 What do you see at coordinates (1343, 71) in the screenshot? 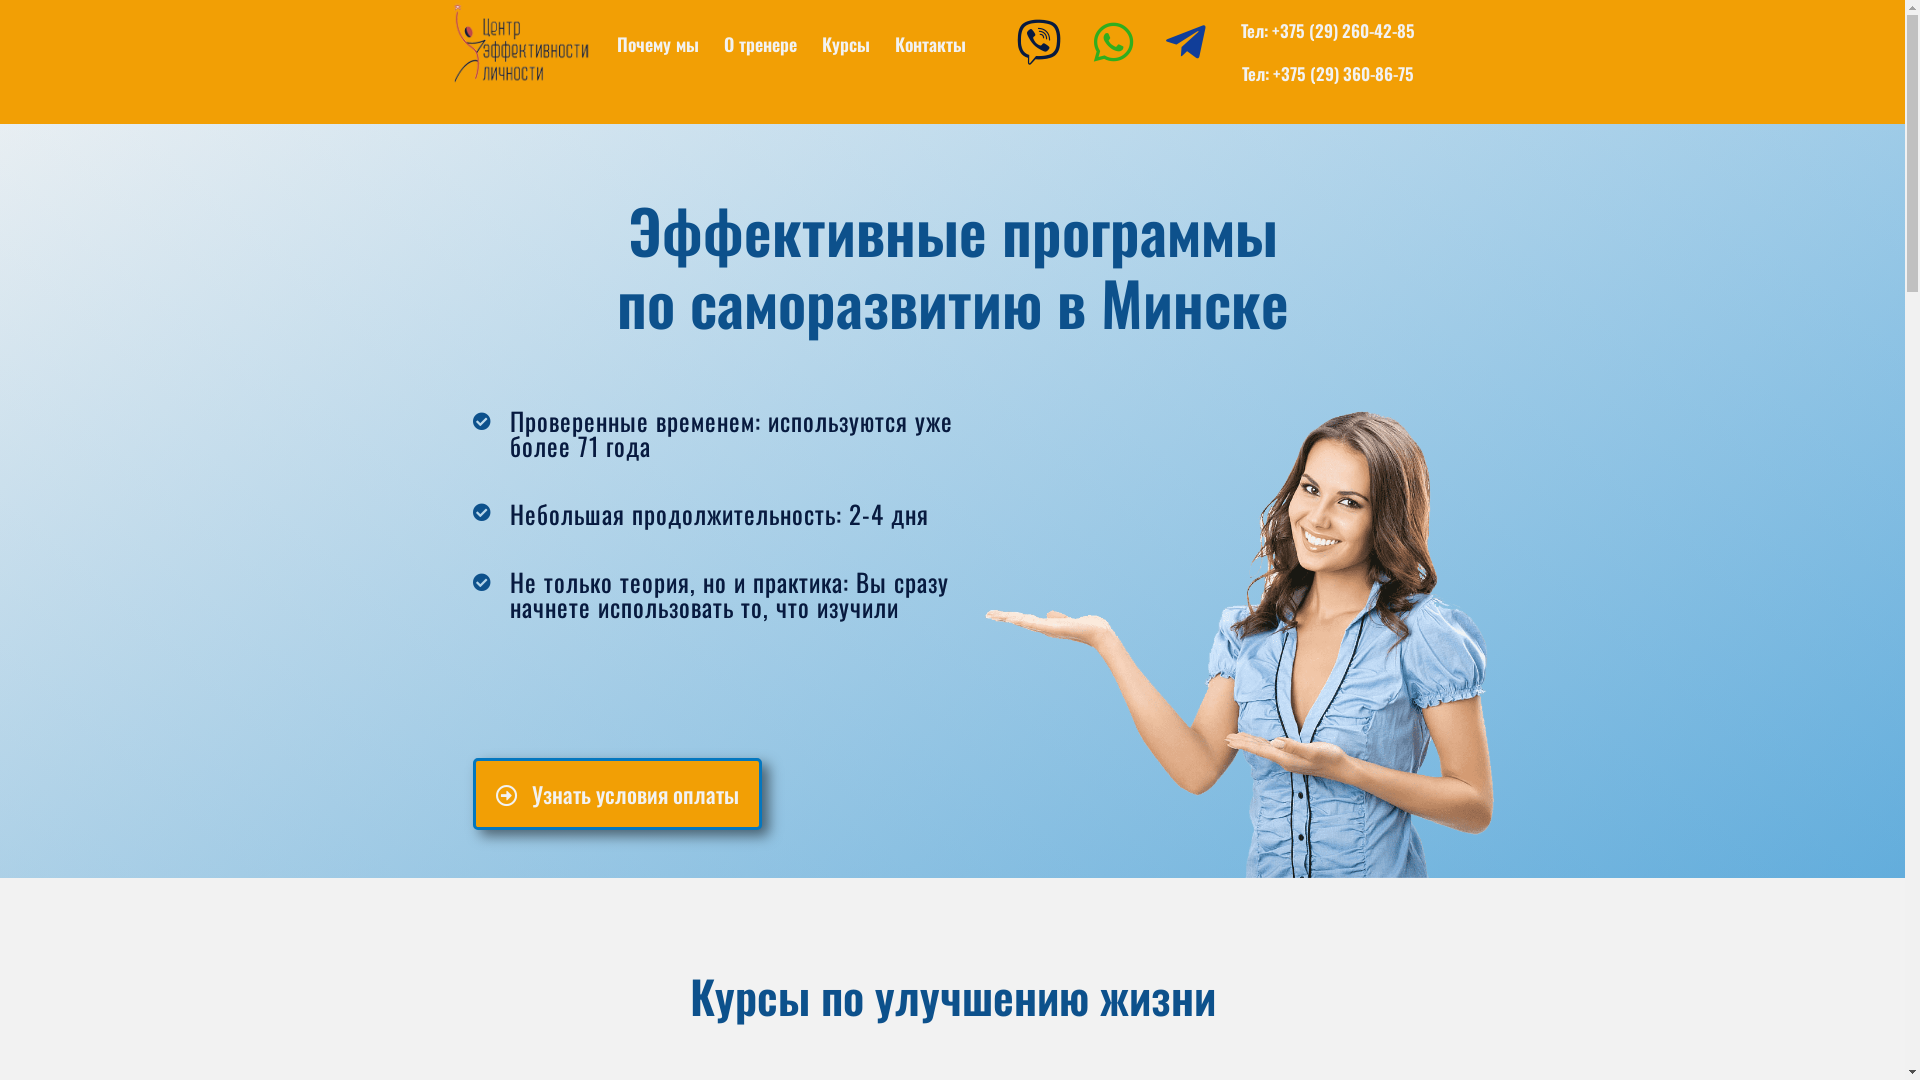
I see `'+375 (29) 360-86-75'` at bounding box center [1343, 71].